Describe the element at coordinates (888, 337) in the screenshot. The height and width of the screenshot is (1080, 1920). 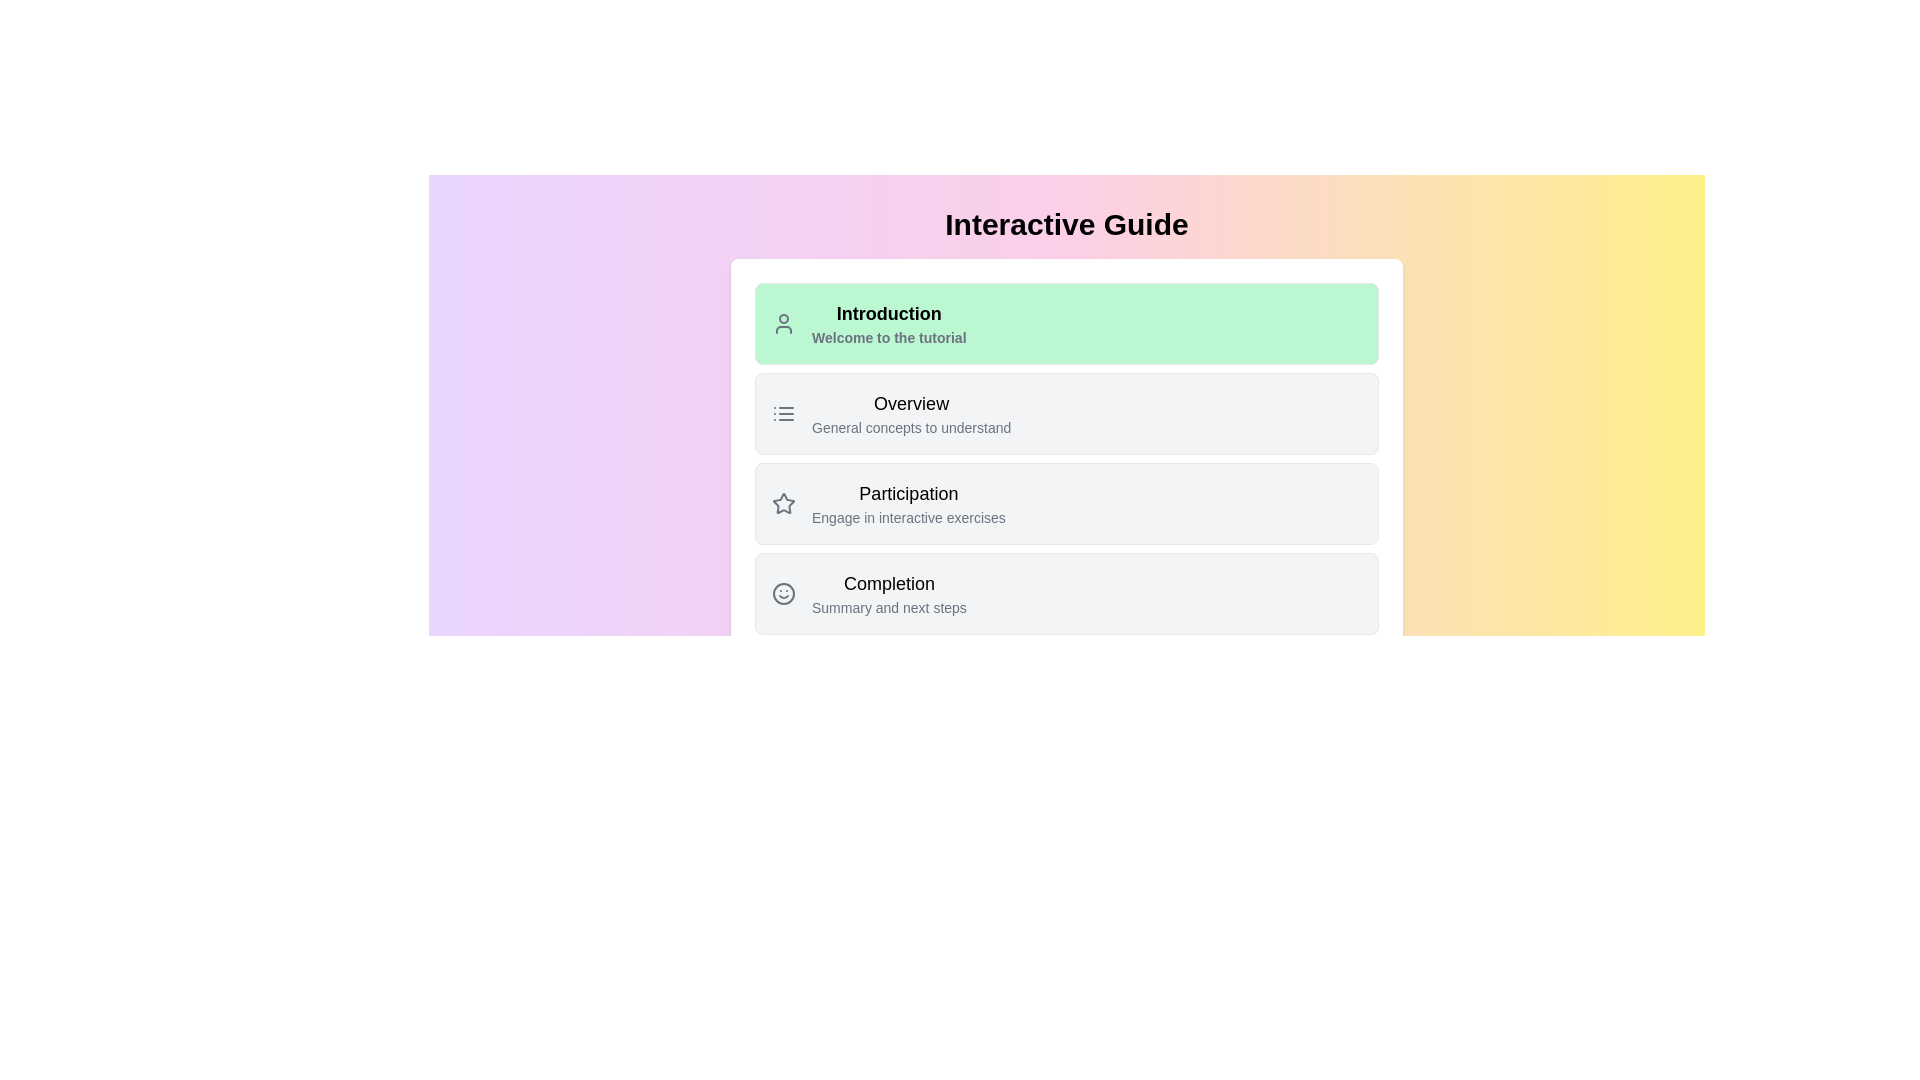
I see `text string 'Welcome to the tutorial' displayed in a light gray color within the light green banner below the title 'Introduction'` at that location.